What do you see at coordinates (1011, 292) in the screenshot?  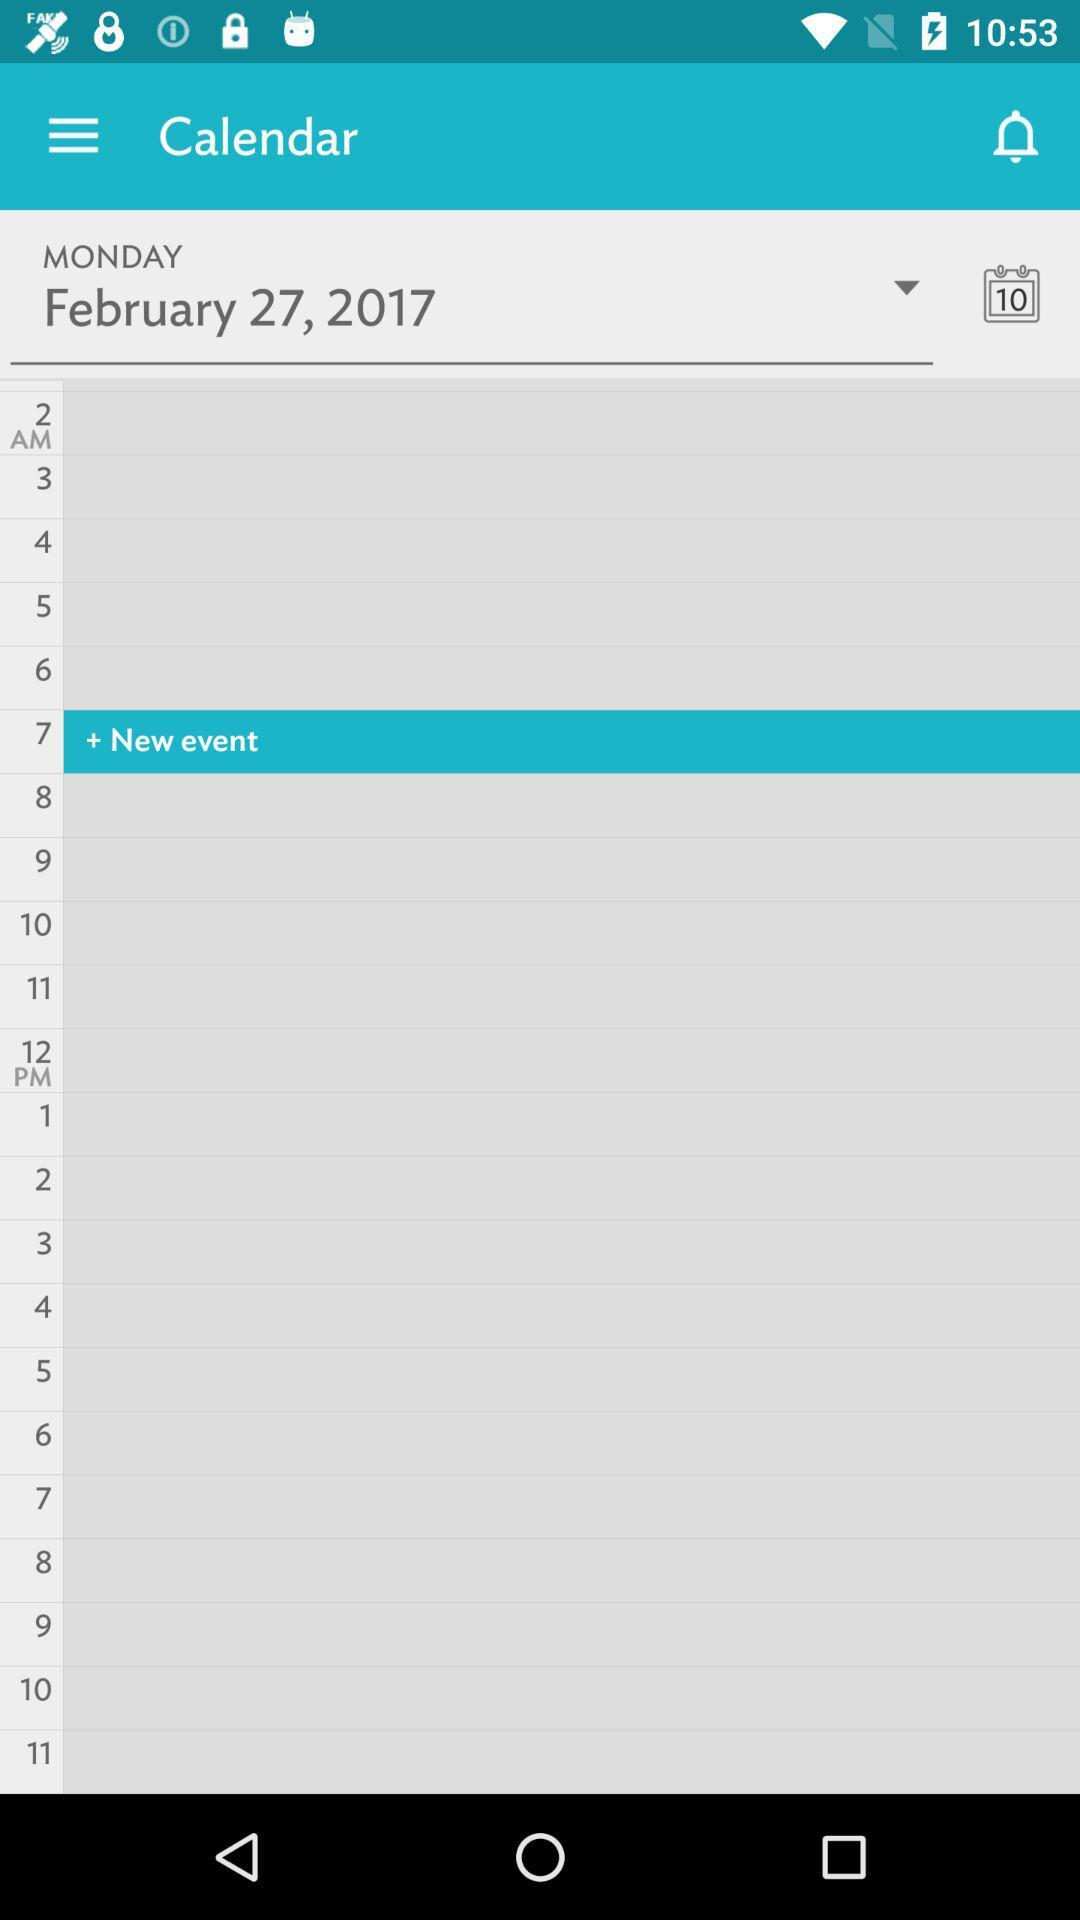 I see `the date_range icon` at bounding box center [1011, 292].